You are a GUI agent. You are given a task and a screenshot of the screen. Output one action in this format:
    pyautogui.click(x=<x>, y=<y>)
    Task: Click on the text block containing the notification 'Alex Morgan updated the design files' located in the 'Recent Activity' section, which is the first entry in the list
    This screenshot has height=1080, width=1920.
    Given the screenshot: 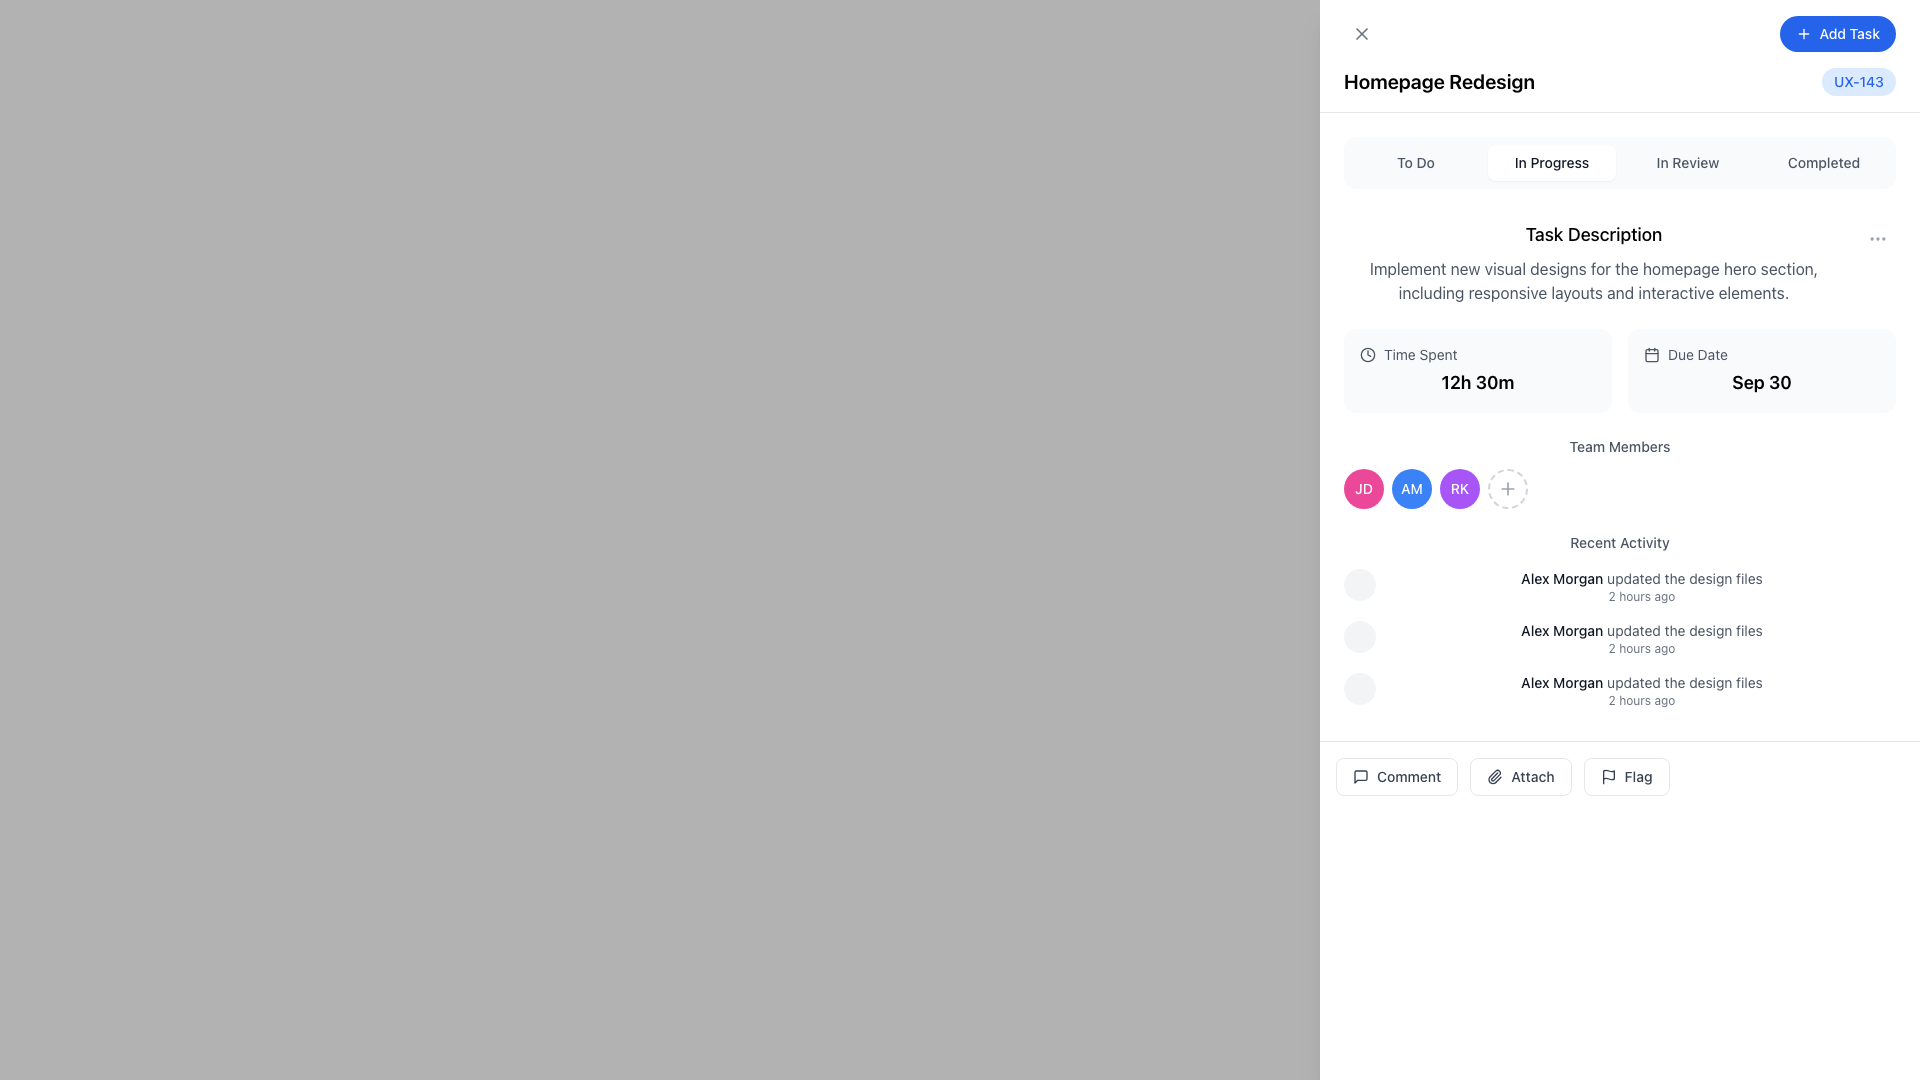 What is the action you would take?
    pyautogui.click(x=1641, y=585)
    